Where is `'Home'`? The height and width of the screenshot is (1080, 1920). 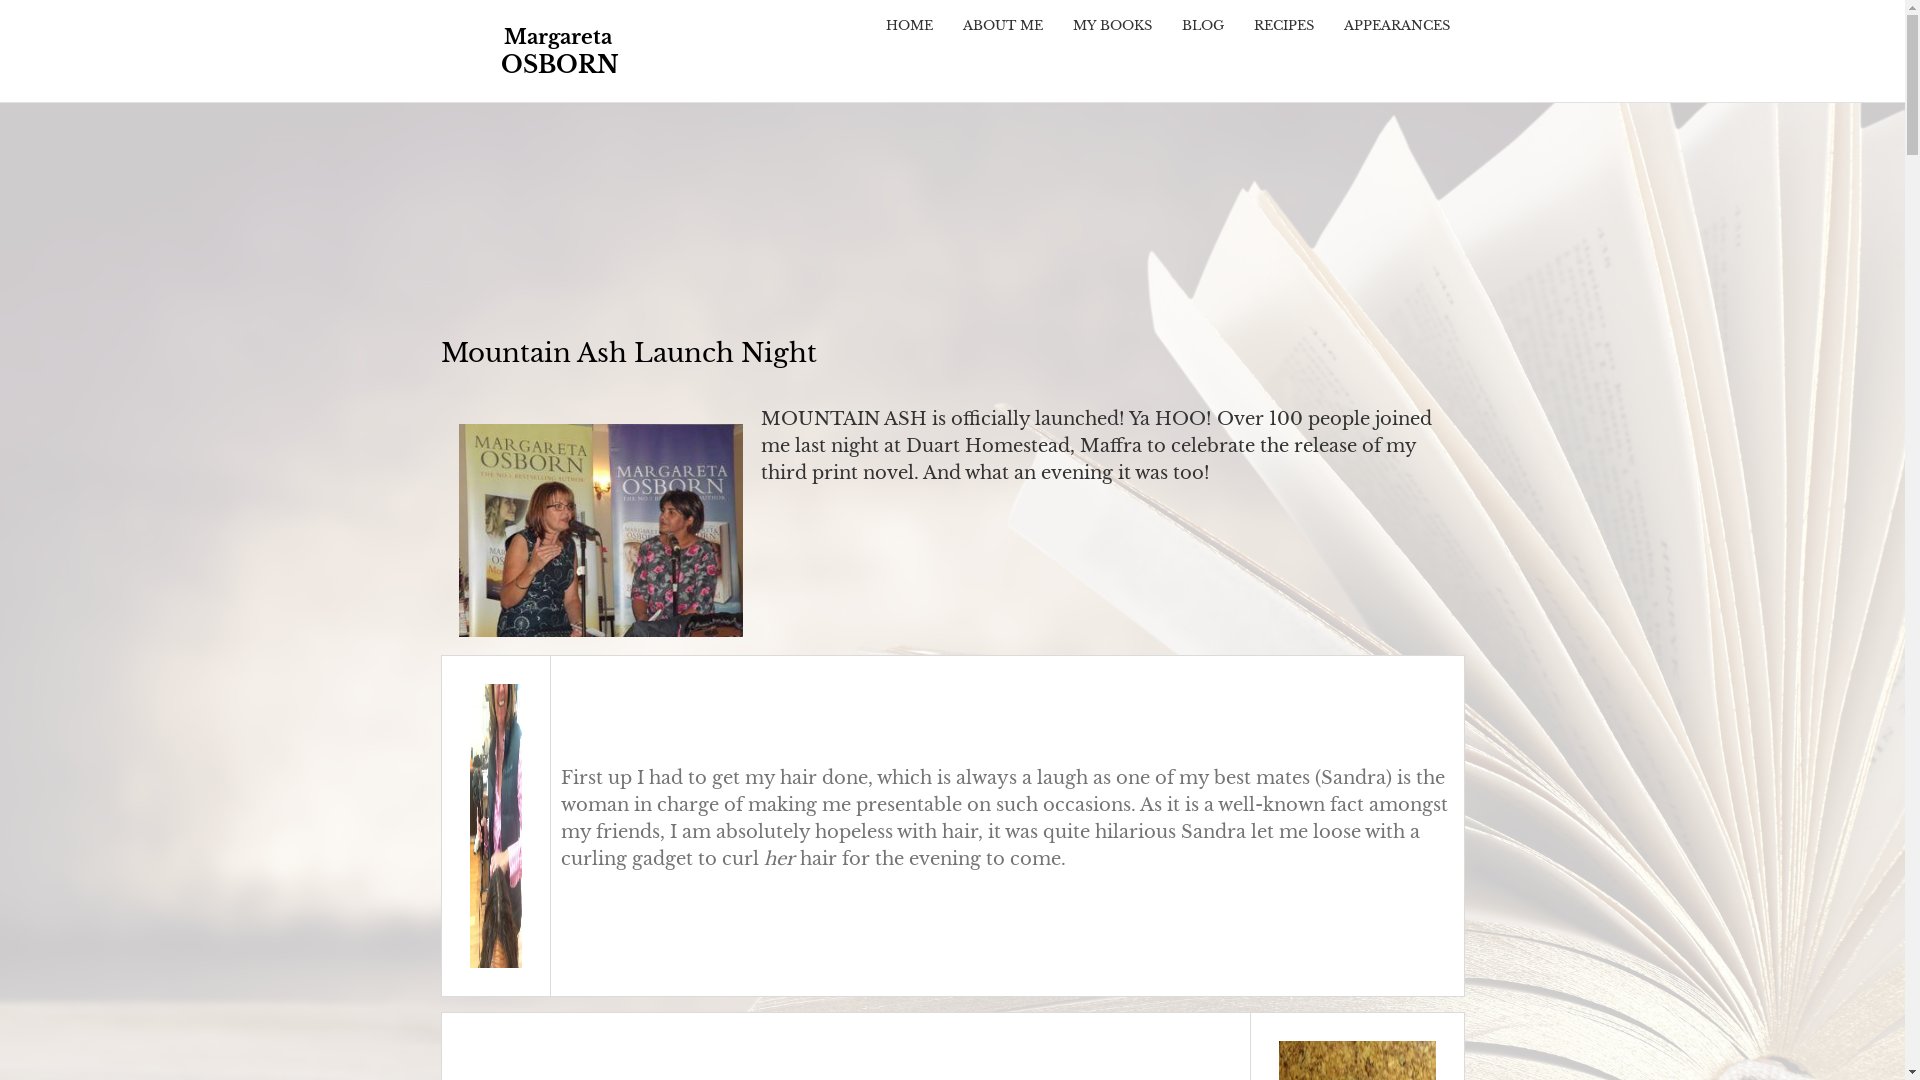
'Home' is located at coordinates (439, 49).